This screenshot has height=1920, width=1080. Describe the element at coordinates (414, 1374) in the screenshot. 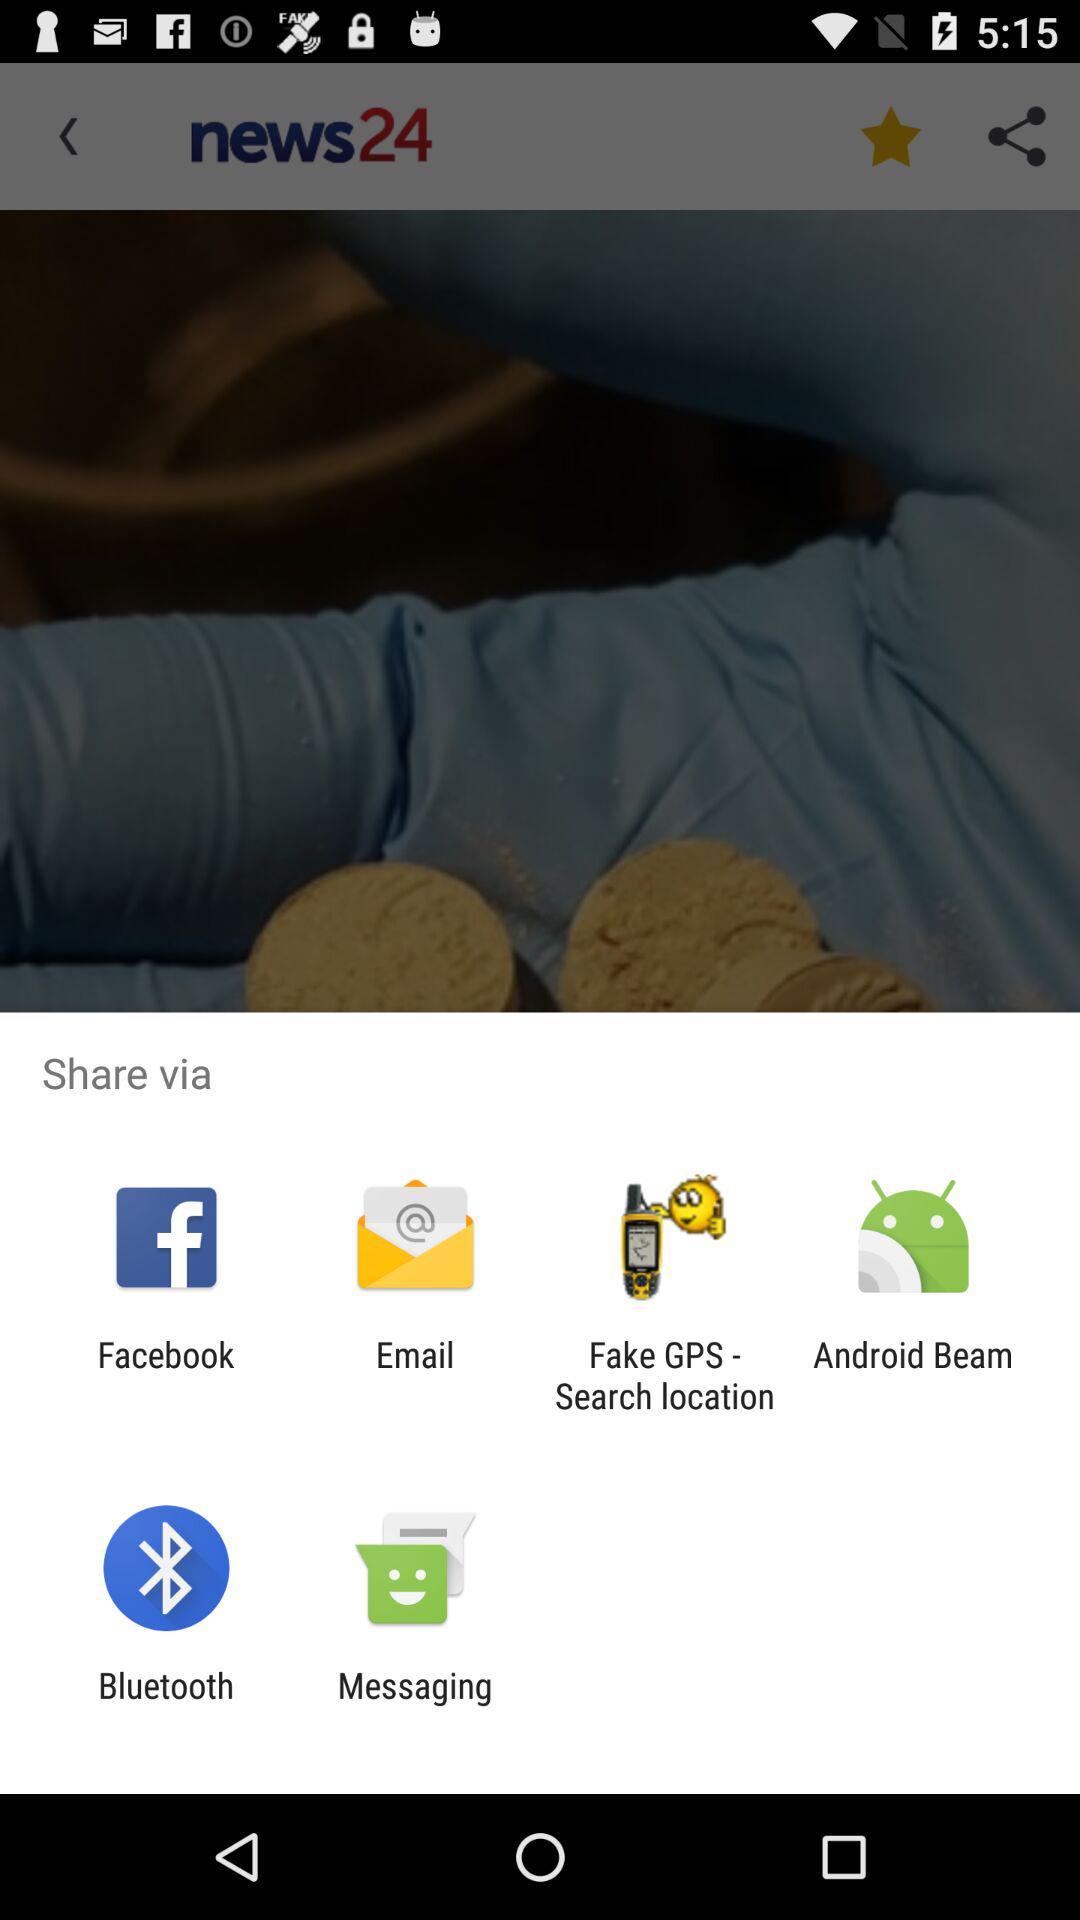

I see `icon to the right of the facebook icon` at that location.